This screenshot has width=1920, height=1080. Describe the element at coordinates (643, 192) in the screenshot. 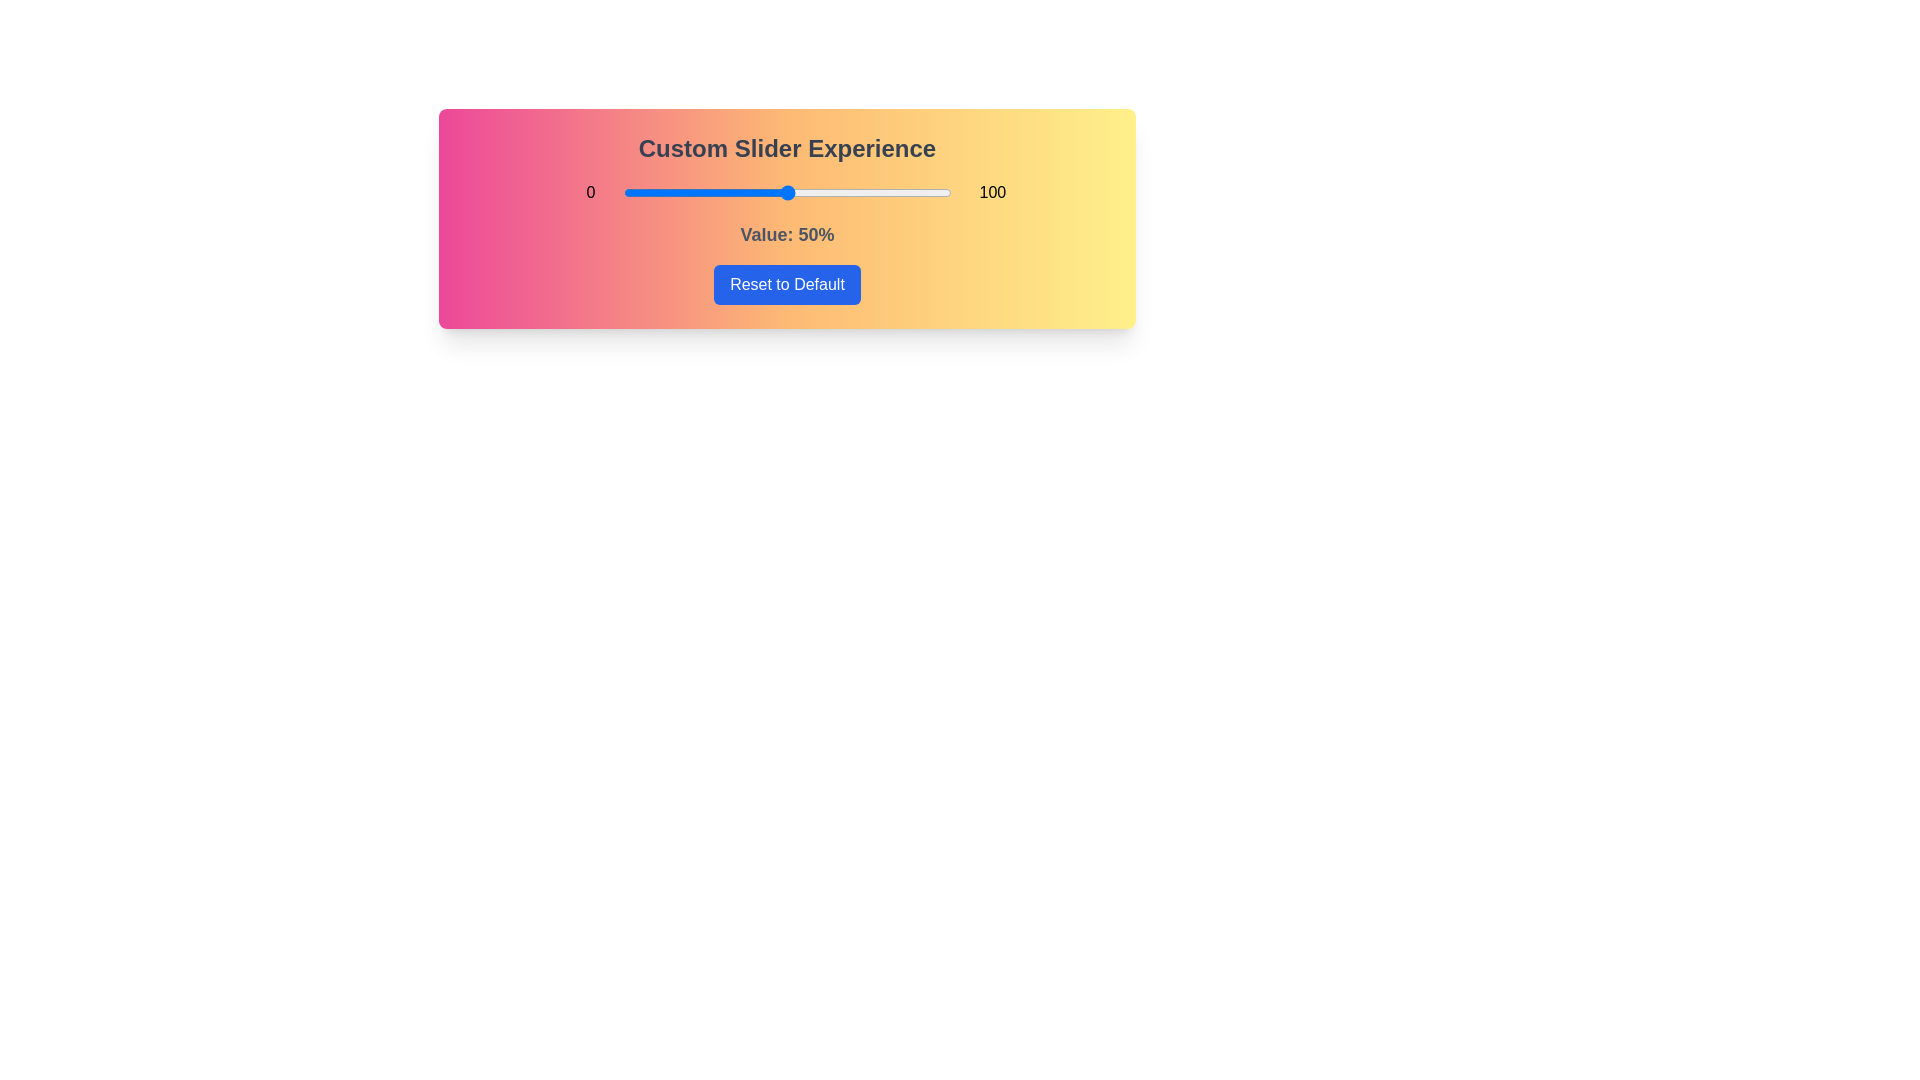

I see `the slider to 6% to explore the gradient background` at that location.